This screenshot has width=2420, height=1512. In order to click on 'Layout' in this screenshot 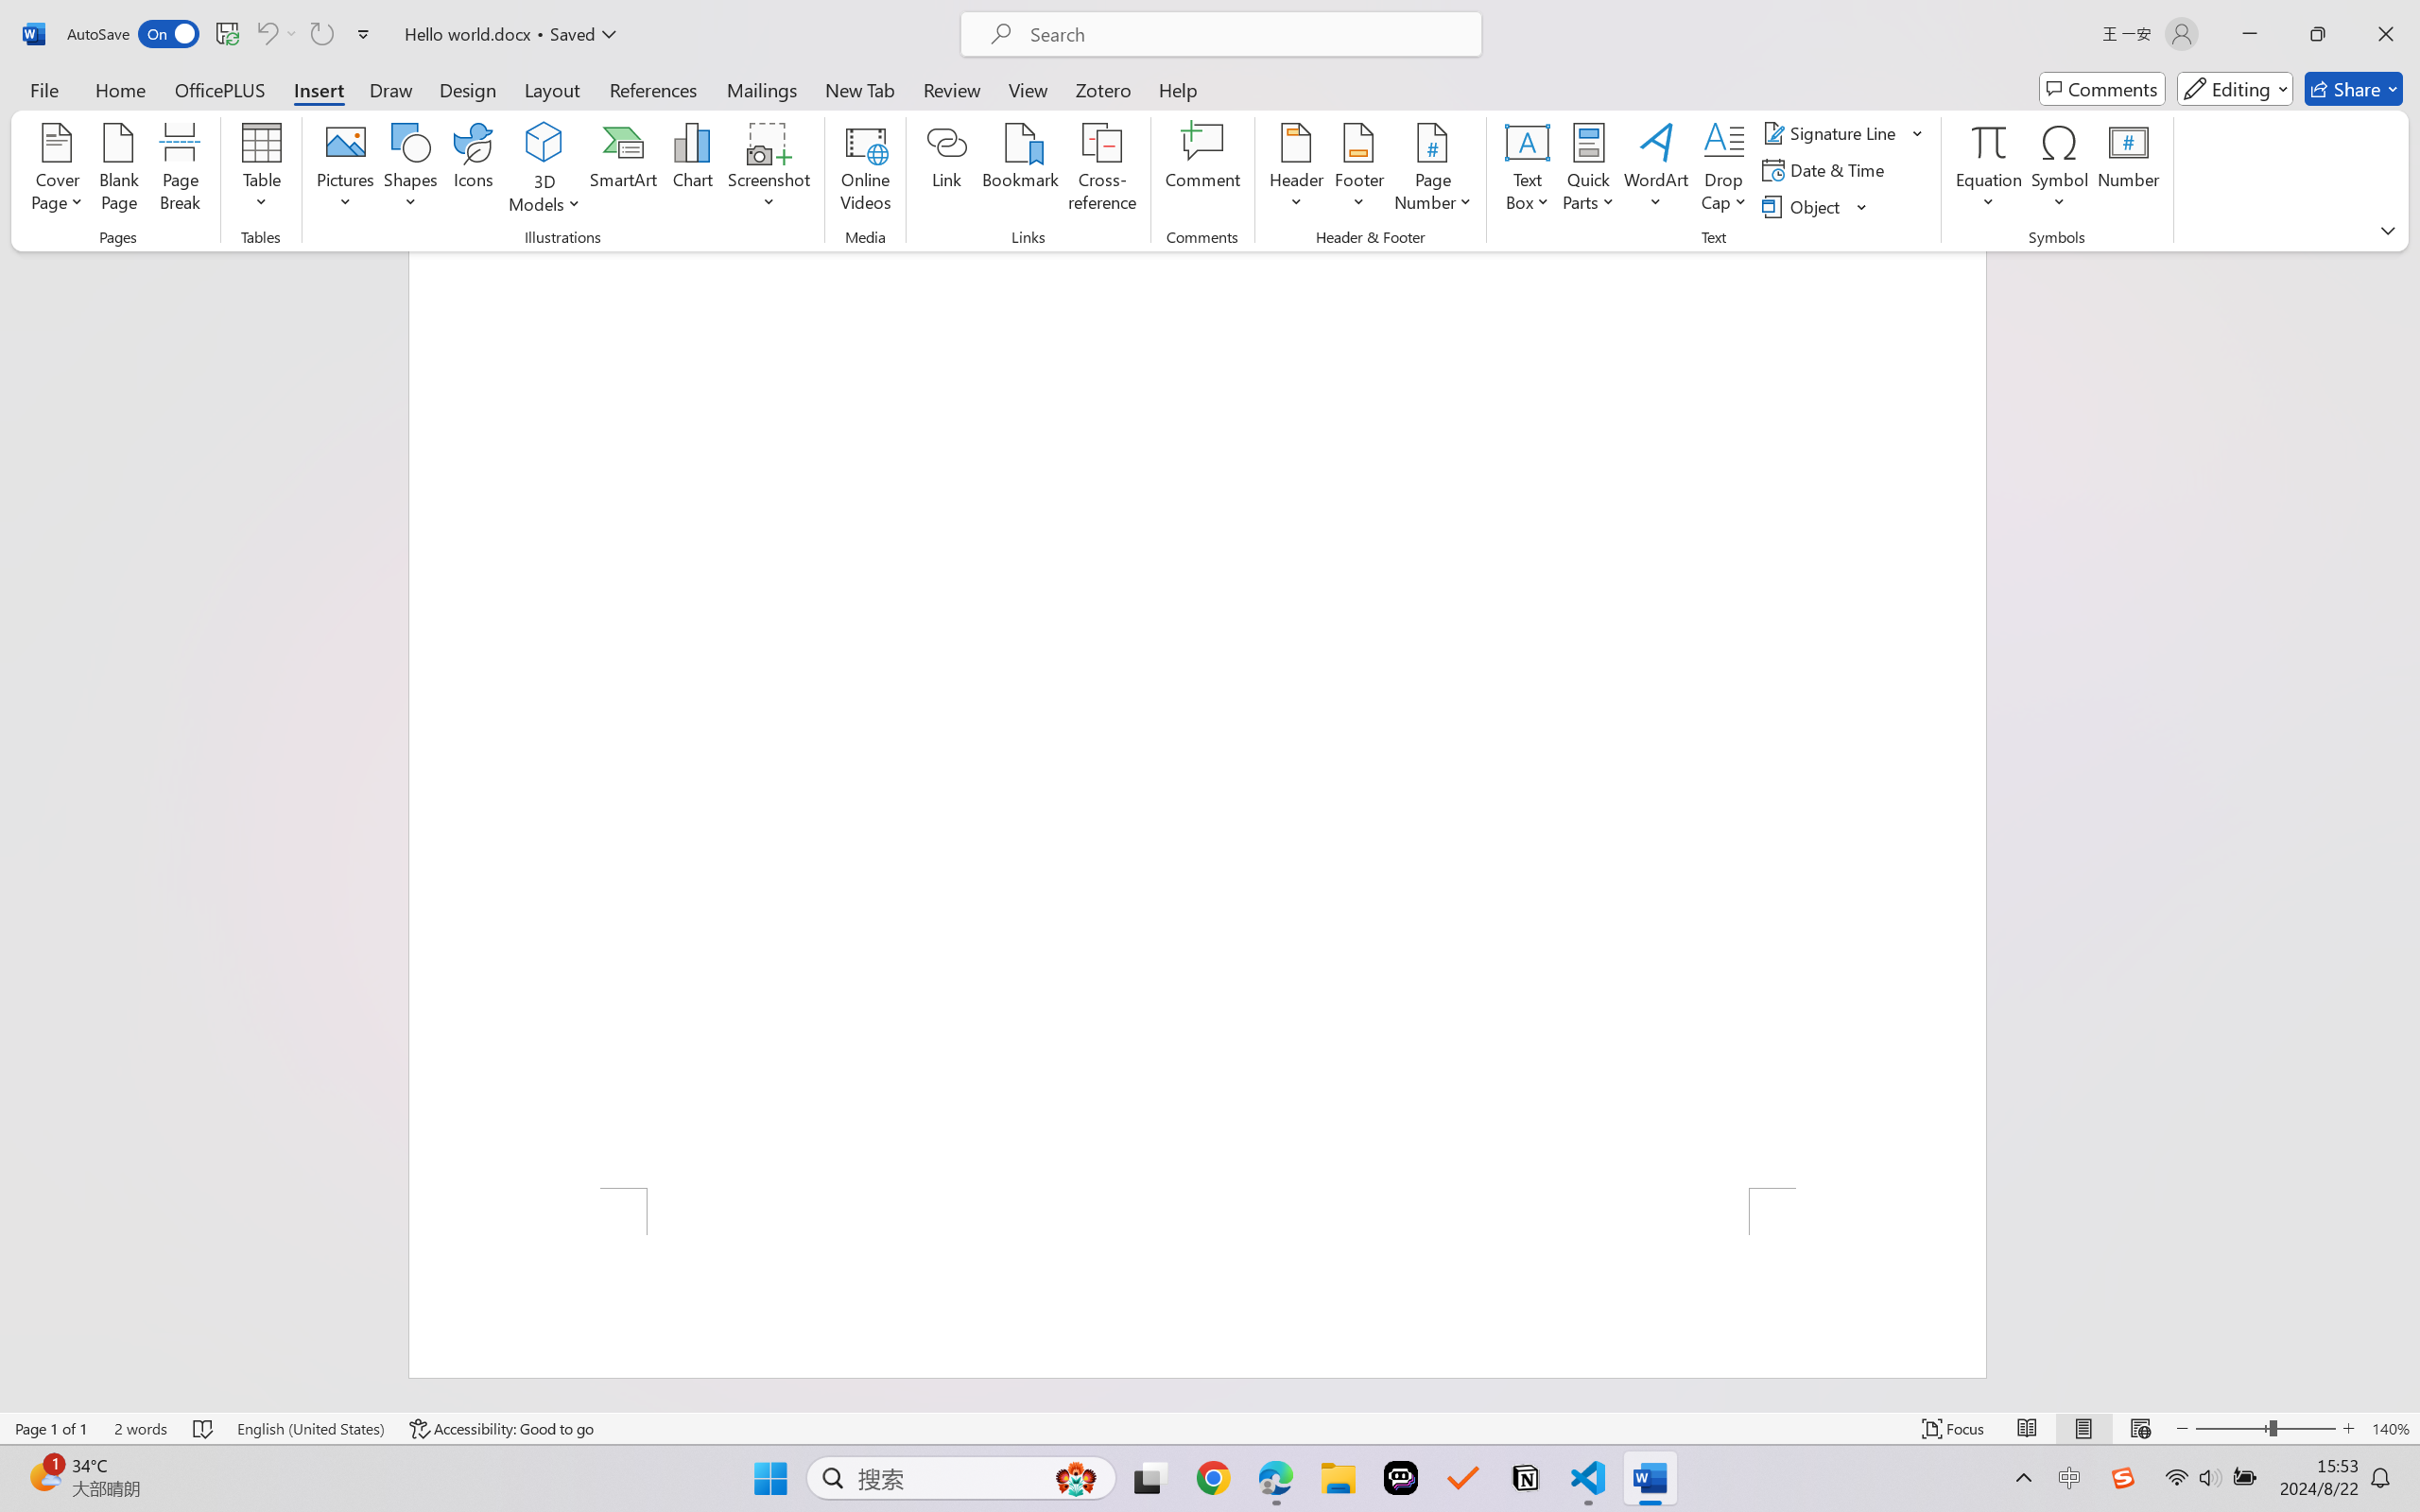, I will do `click(550, 88)`.